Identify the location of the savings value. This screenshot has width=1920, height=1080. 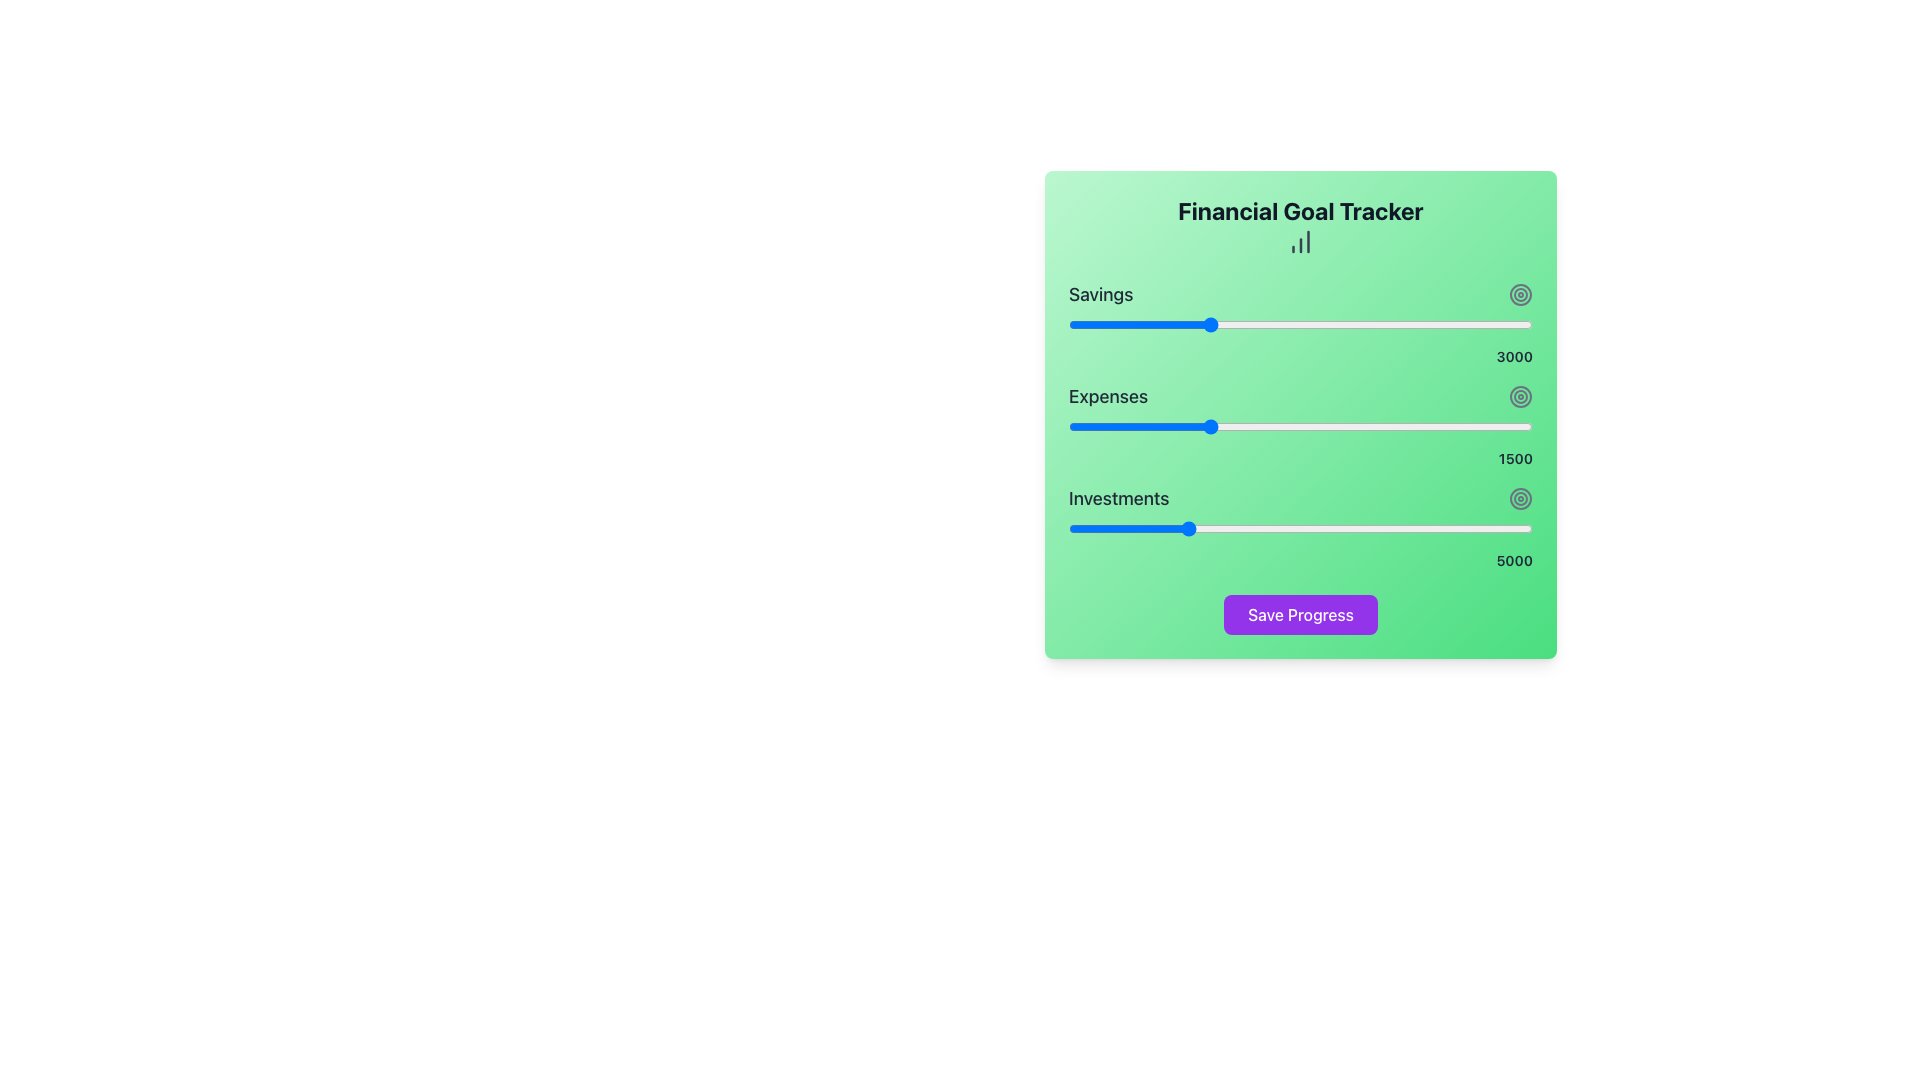
(1138, 323).